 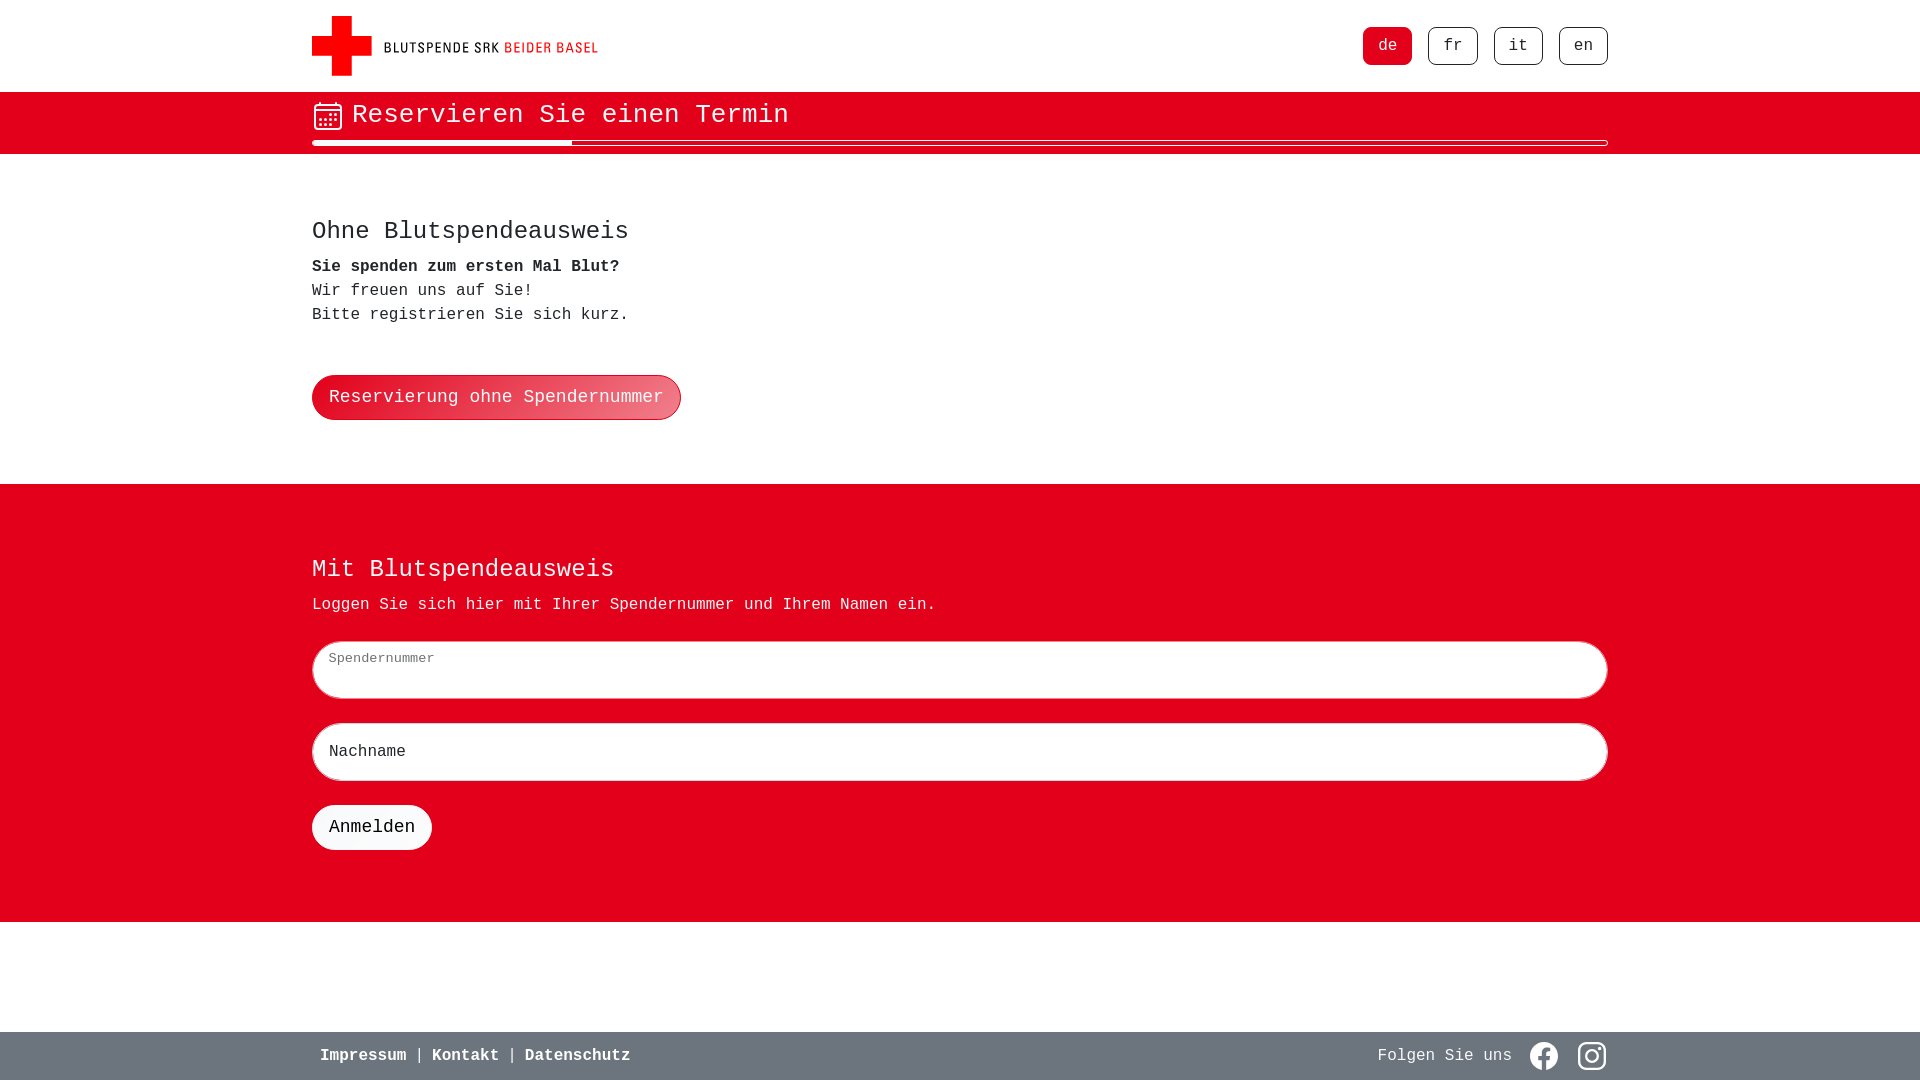 I want to click on 'Anmelden', so click(x=372, y=827).